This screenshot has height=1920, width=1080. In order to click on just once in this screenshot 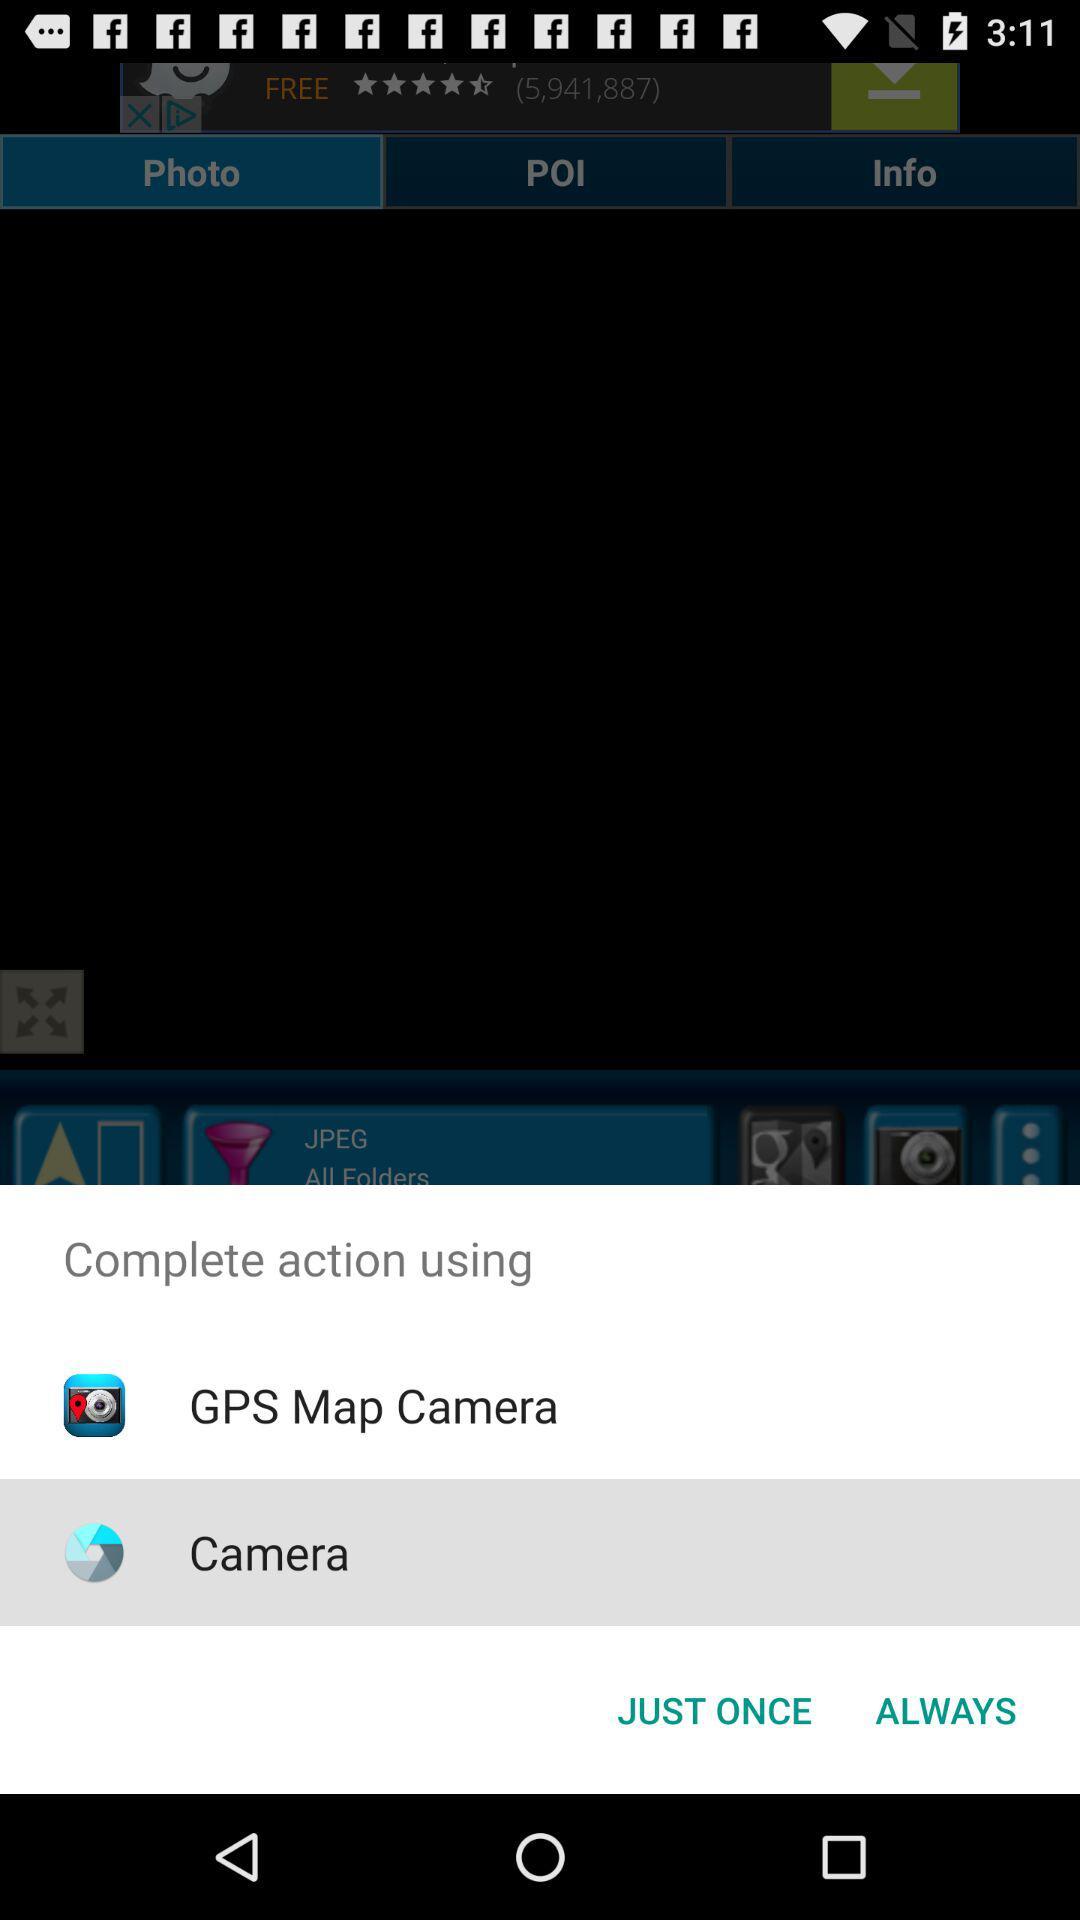, I will do `click(713, 1708)`.